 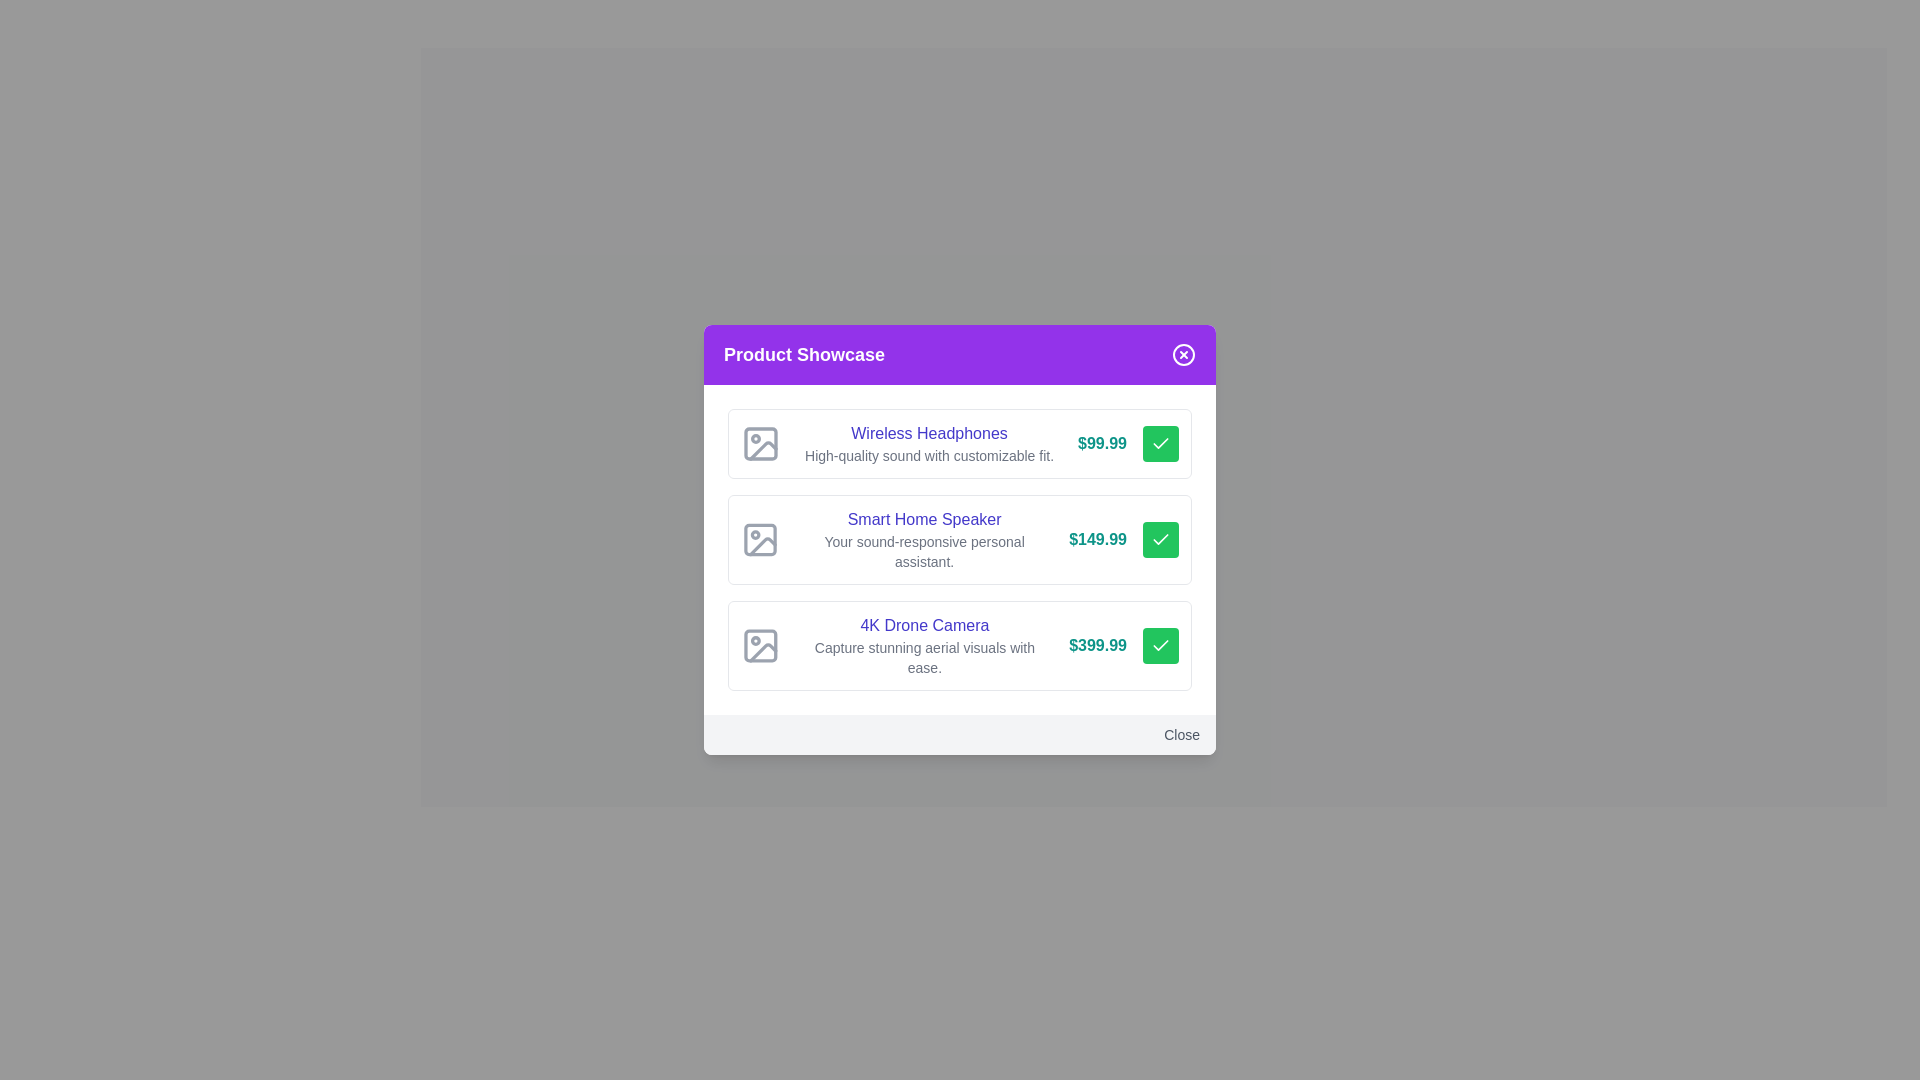 What do you see at coordinates (1161, 442) in the screenshot?
I see `the green button containing the check icon` at bounding box center [1161, 442].